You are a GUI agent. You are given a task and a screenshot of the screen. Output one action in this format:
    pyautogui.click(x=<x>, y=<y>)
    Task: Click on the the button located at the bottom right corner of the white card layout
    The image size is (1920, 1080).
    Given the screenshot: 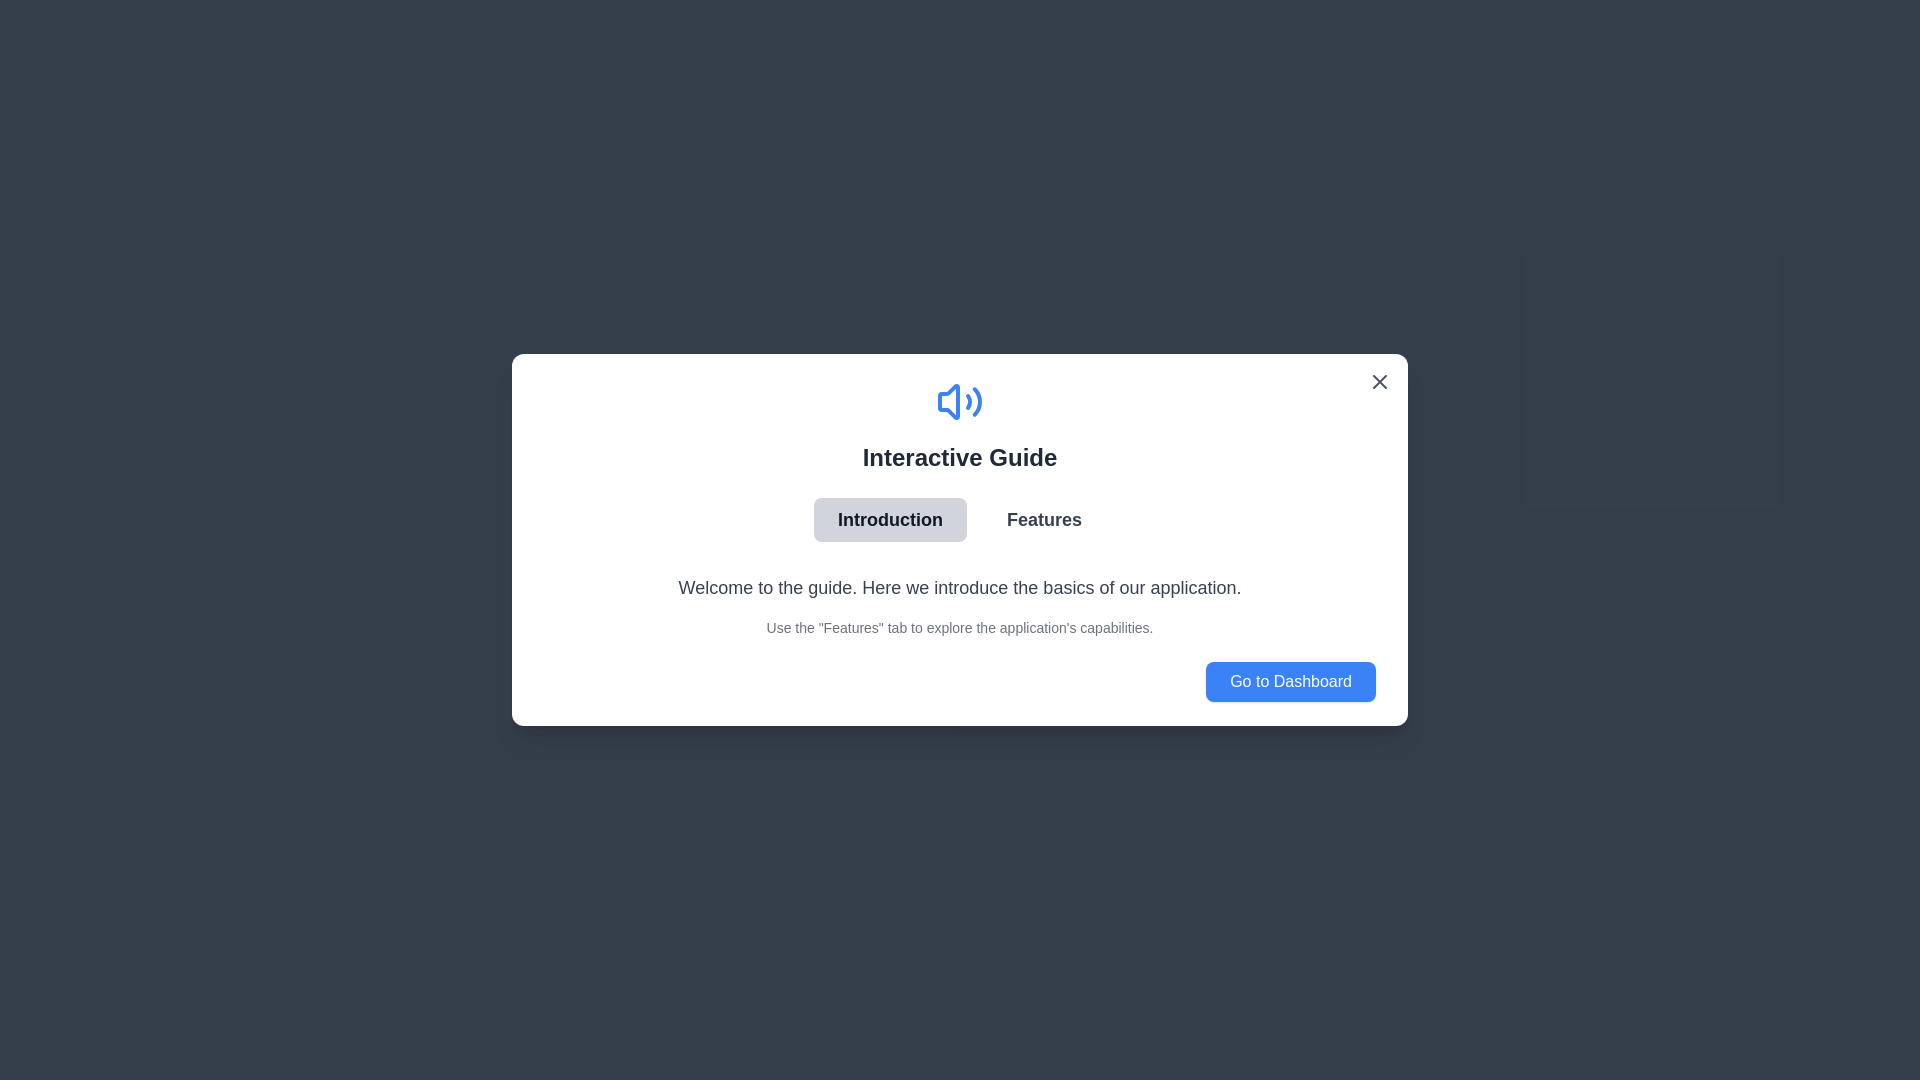 What is the action you would take?
    pyautogui.click(x=1291, y=681)
    